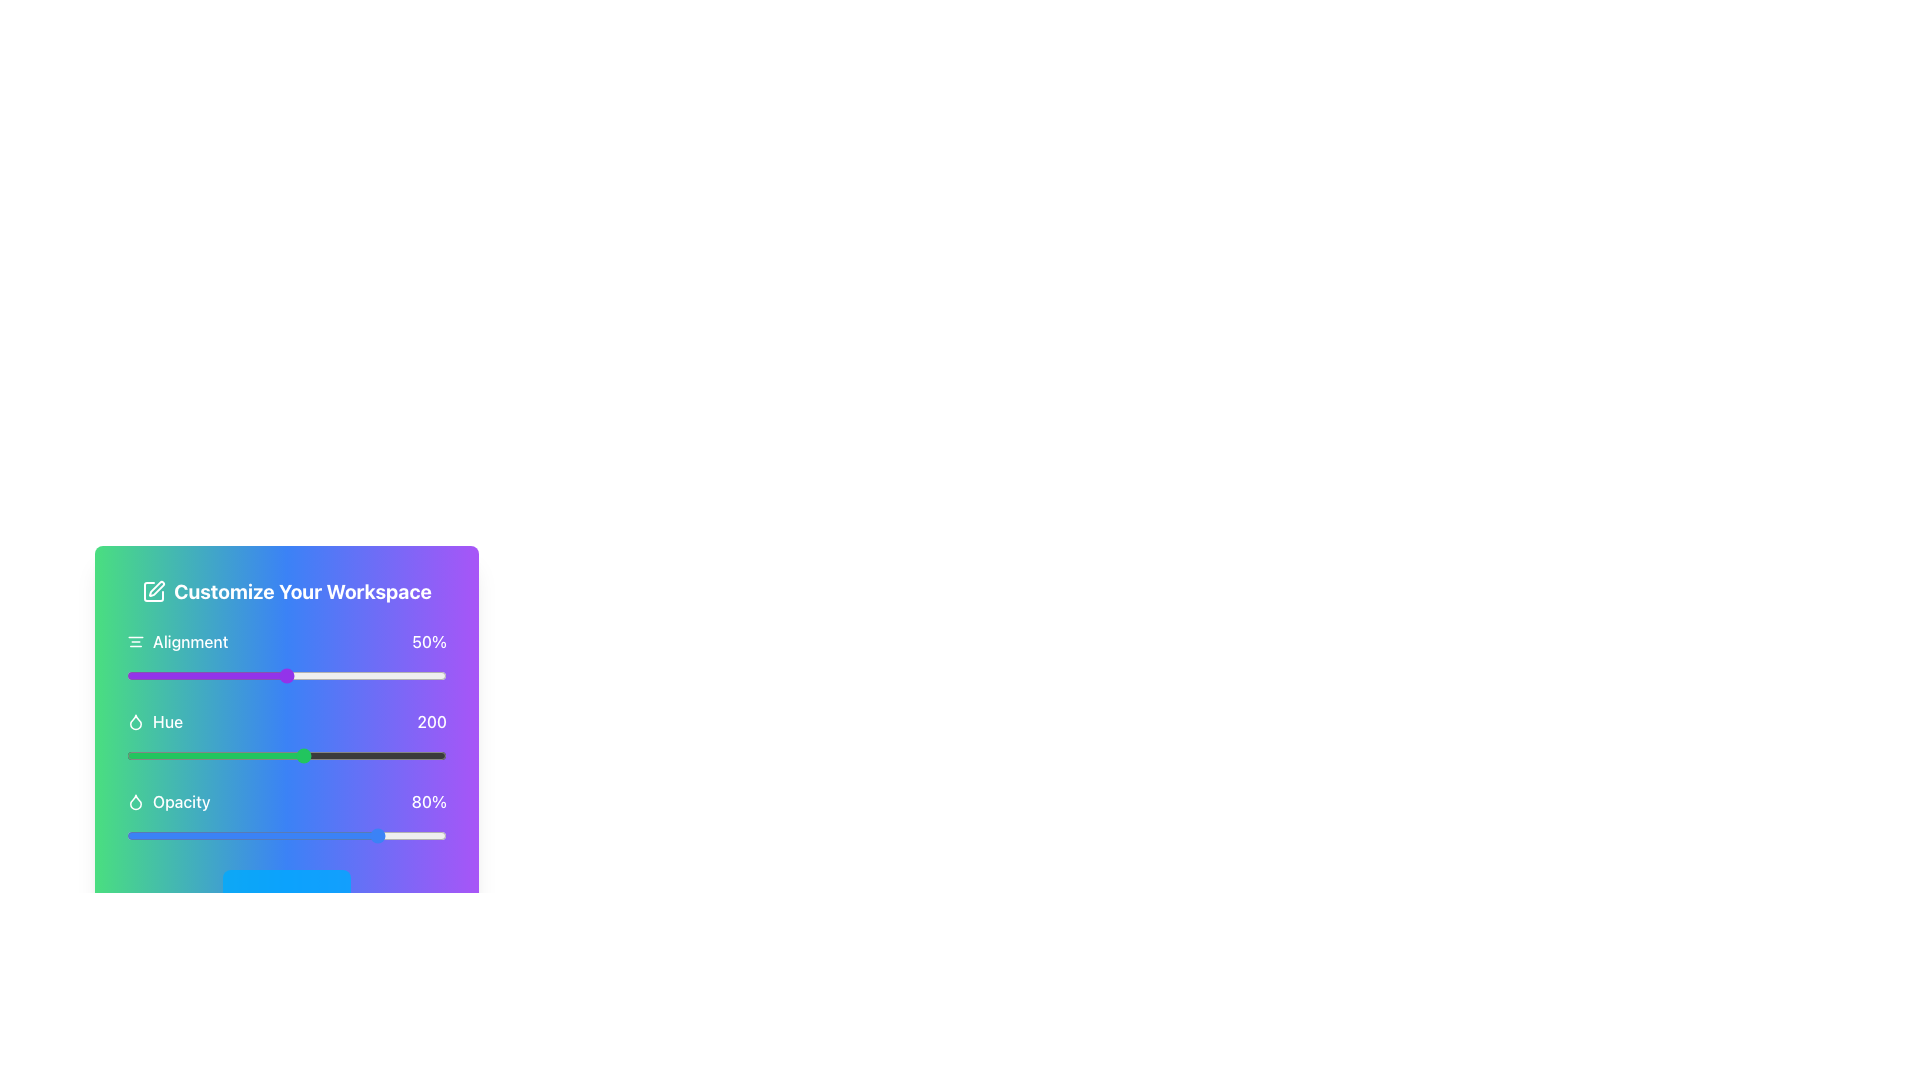  I want to click on the water droplet icon, which is outlined in dark gray and positioned next to the label 'Hue', so click(134, 721).